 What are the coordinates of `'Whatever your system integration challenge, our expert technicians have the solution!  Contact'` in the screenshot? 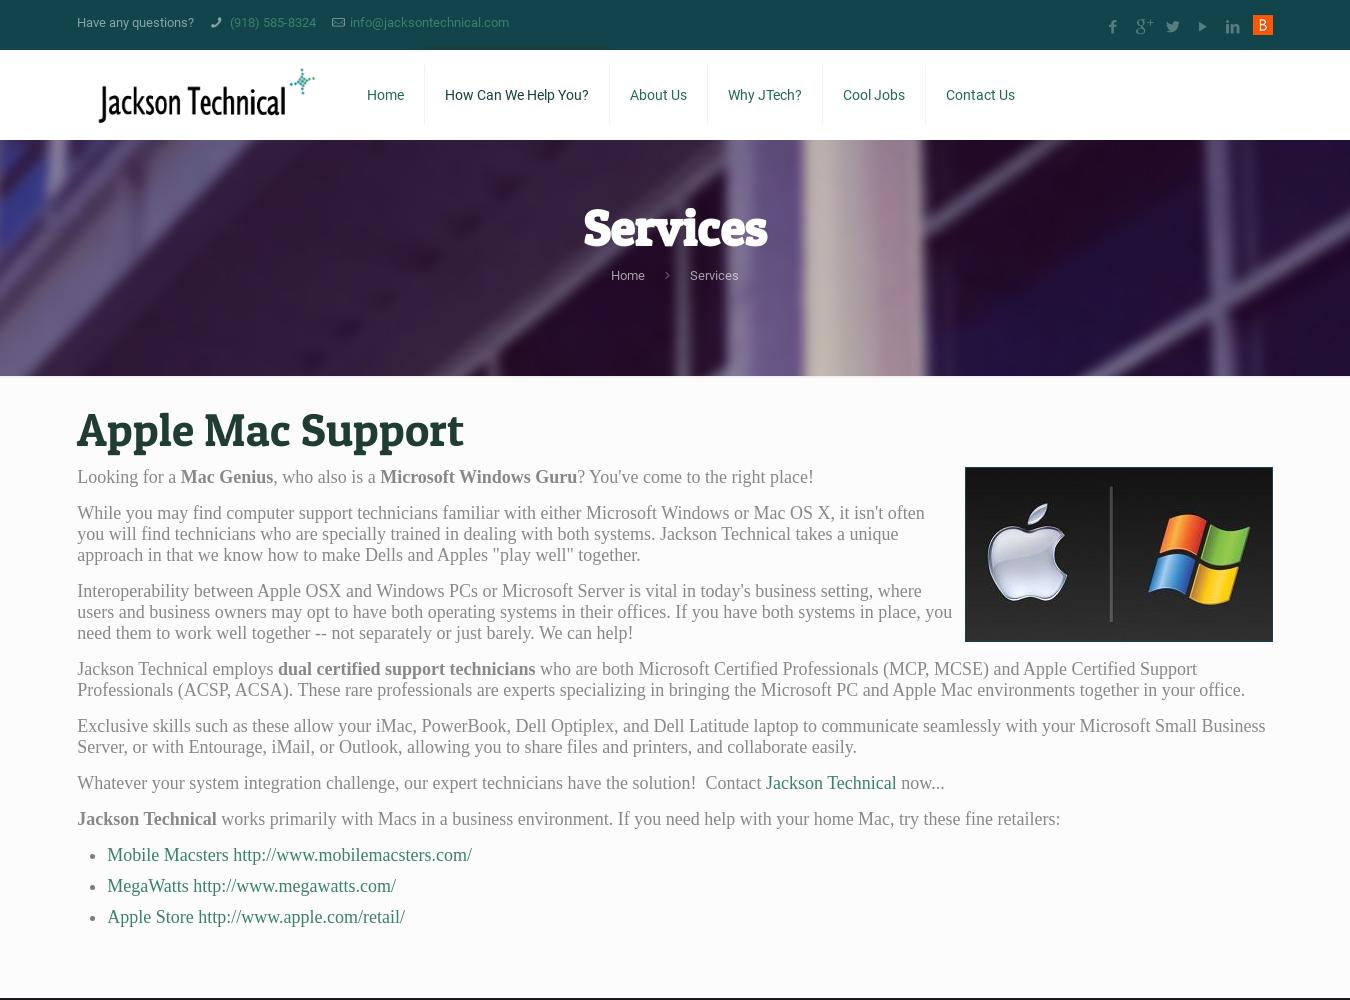 It's located at (421, 783).